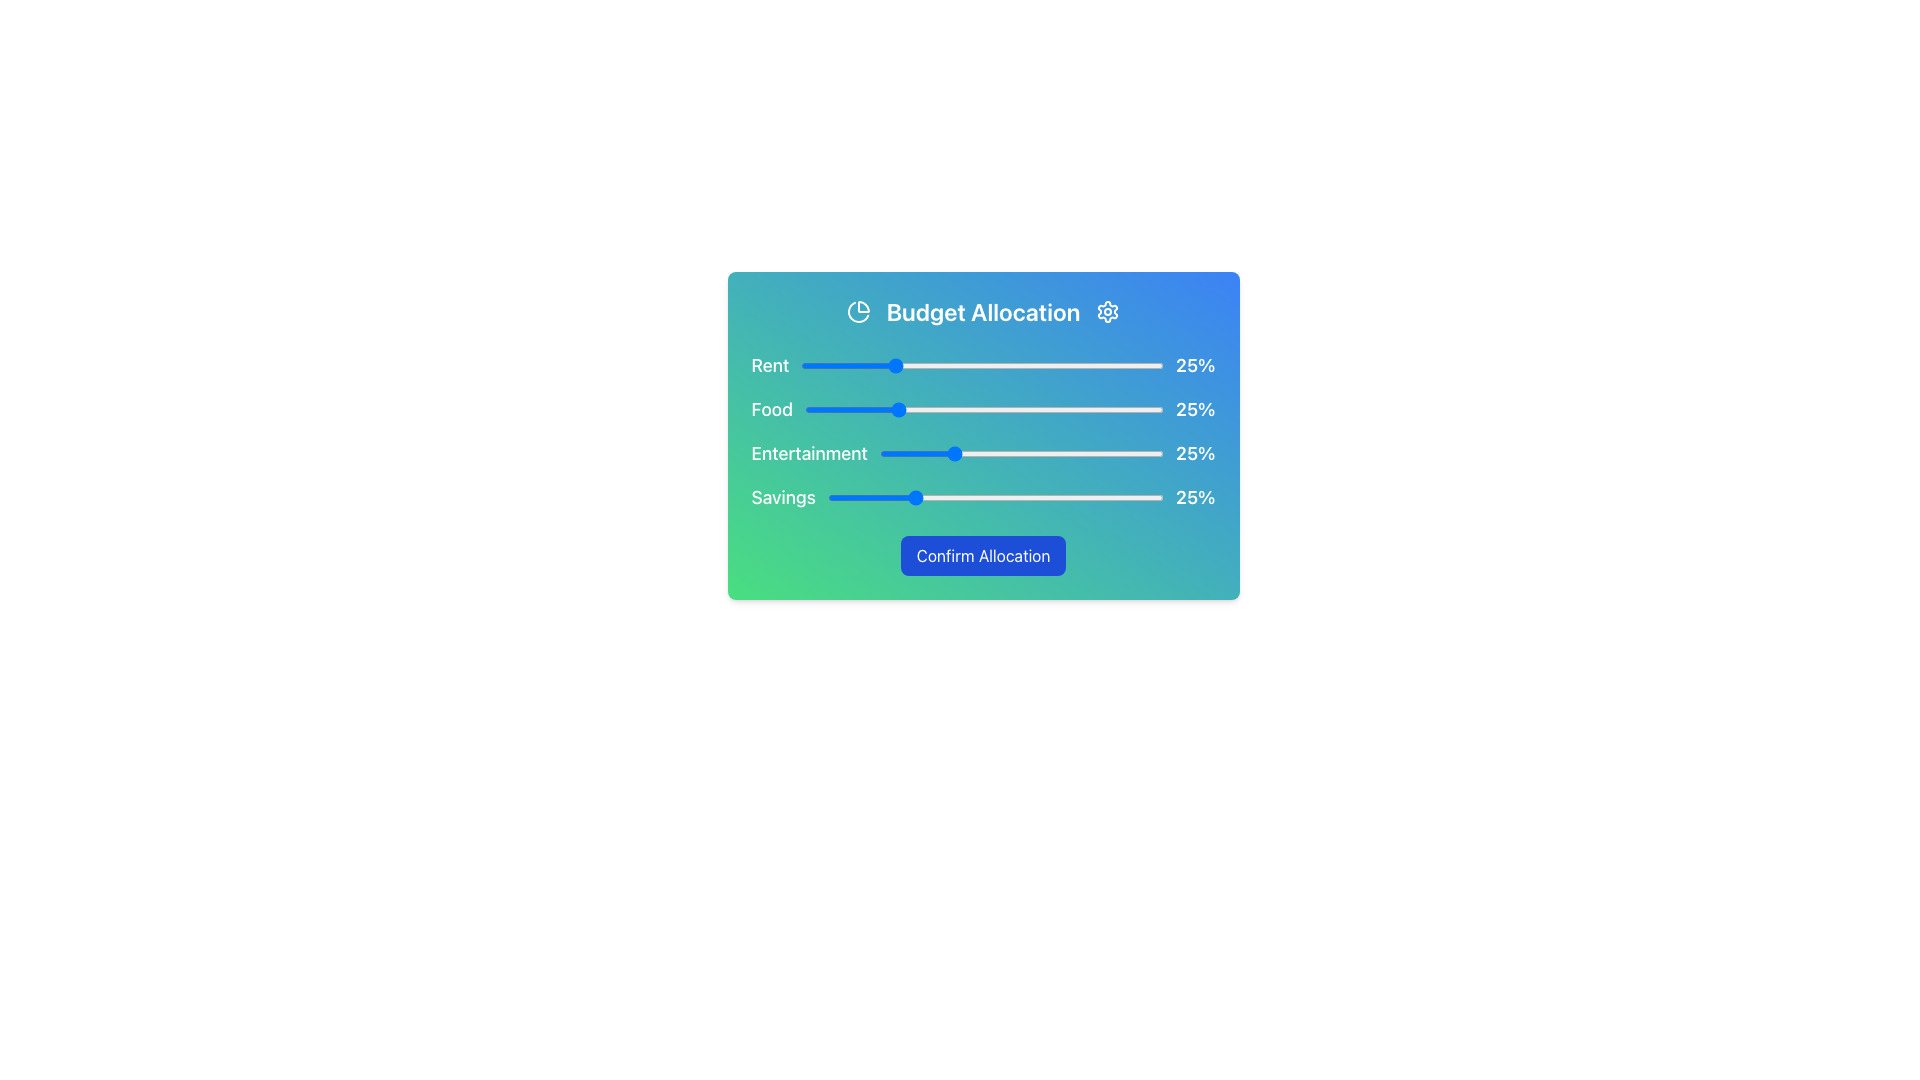 The height and width of the screenshot is (1080, 1920). What do you see at coordinates (901, 454) in the screenshot?
I see `the Entertainment budget percentage` at bounding box center [901, 454].